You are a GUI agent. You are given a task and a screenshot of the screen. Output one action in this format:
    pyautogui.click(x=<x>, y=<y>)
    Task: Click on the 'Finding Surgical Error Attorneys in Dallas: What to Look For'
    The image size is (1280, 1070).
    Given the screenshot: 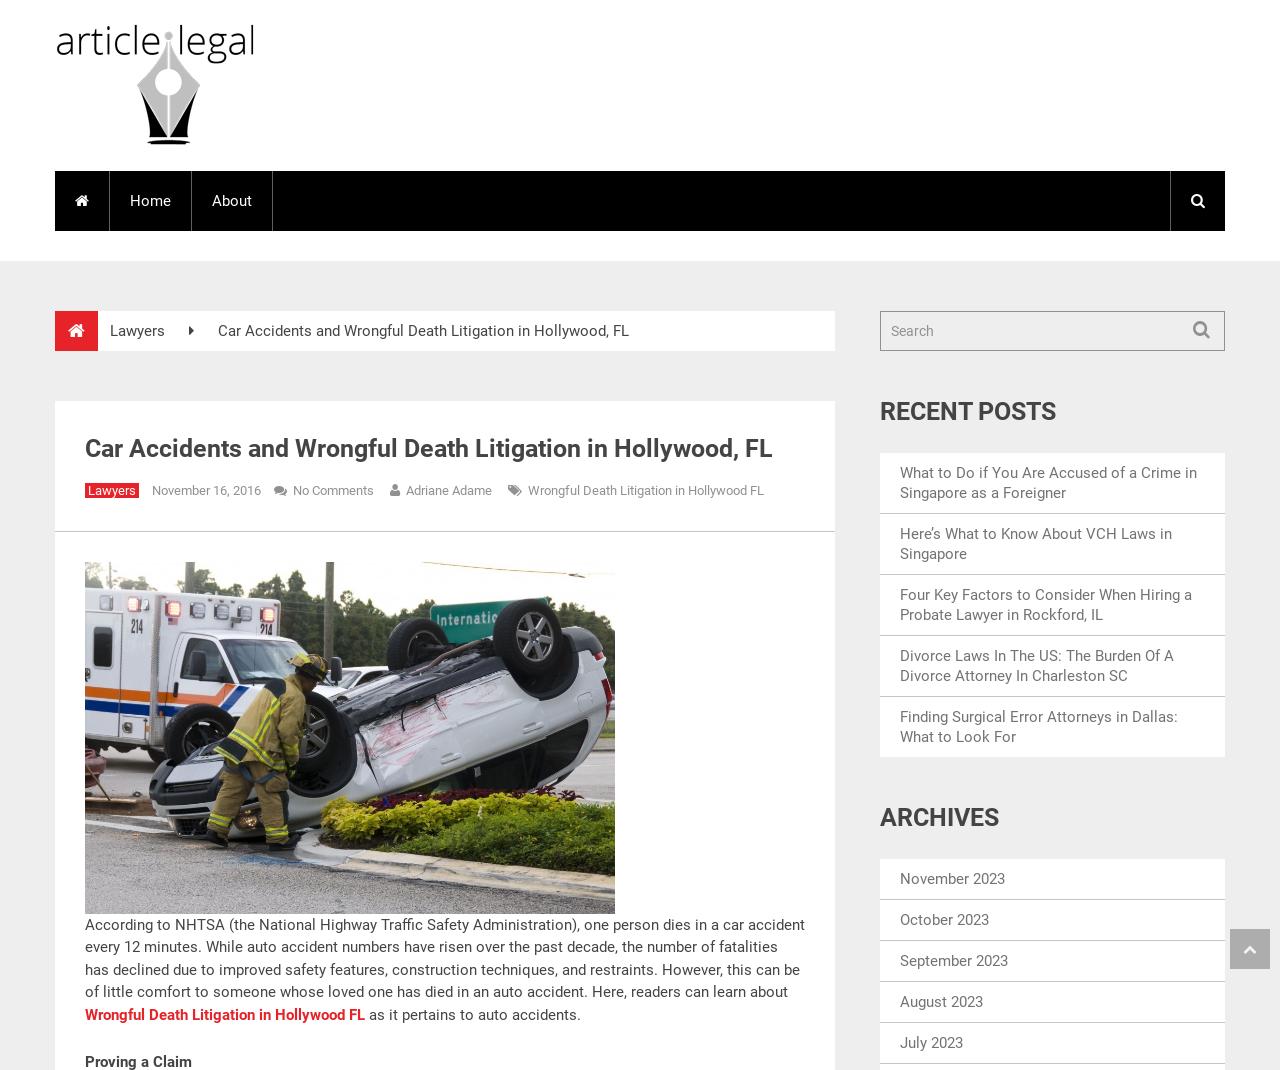 What is the action you would take?
    pyautogui.click(x=1038, y=724)
    